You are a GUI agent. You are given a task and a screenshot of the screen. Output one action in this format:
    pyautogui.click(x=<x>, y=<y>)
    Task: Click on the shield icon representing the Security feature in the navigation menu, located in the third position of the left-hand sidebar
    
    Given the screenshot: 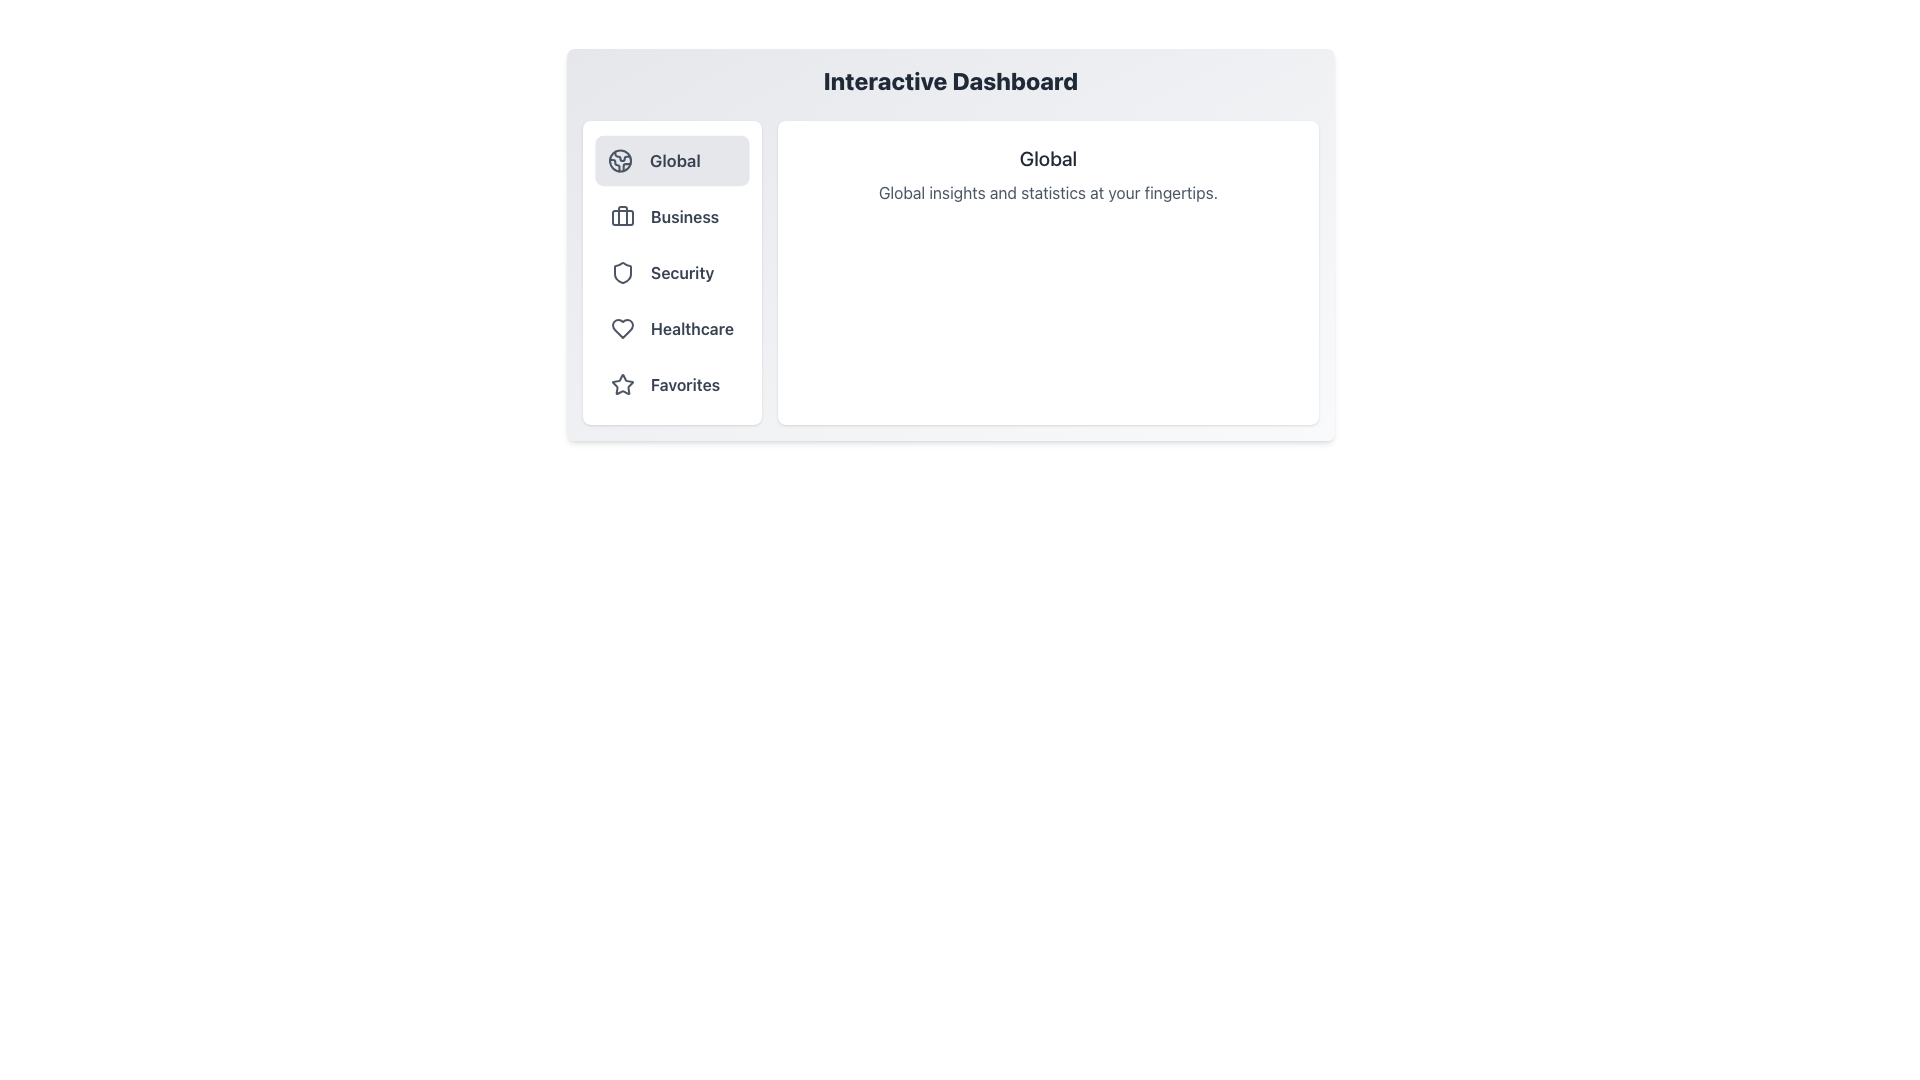 What is the action you would take?
    pyautogui.click(x=622, y=273)
    